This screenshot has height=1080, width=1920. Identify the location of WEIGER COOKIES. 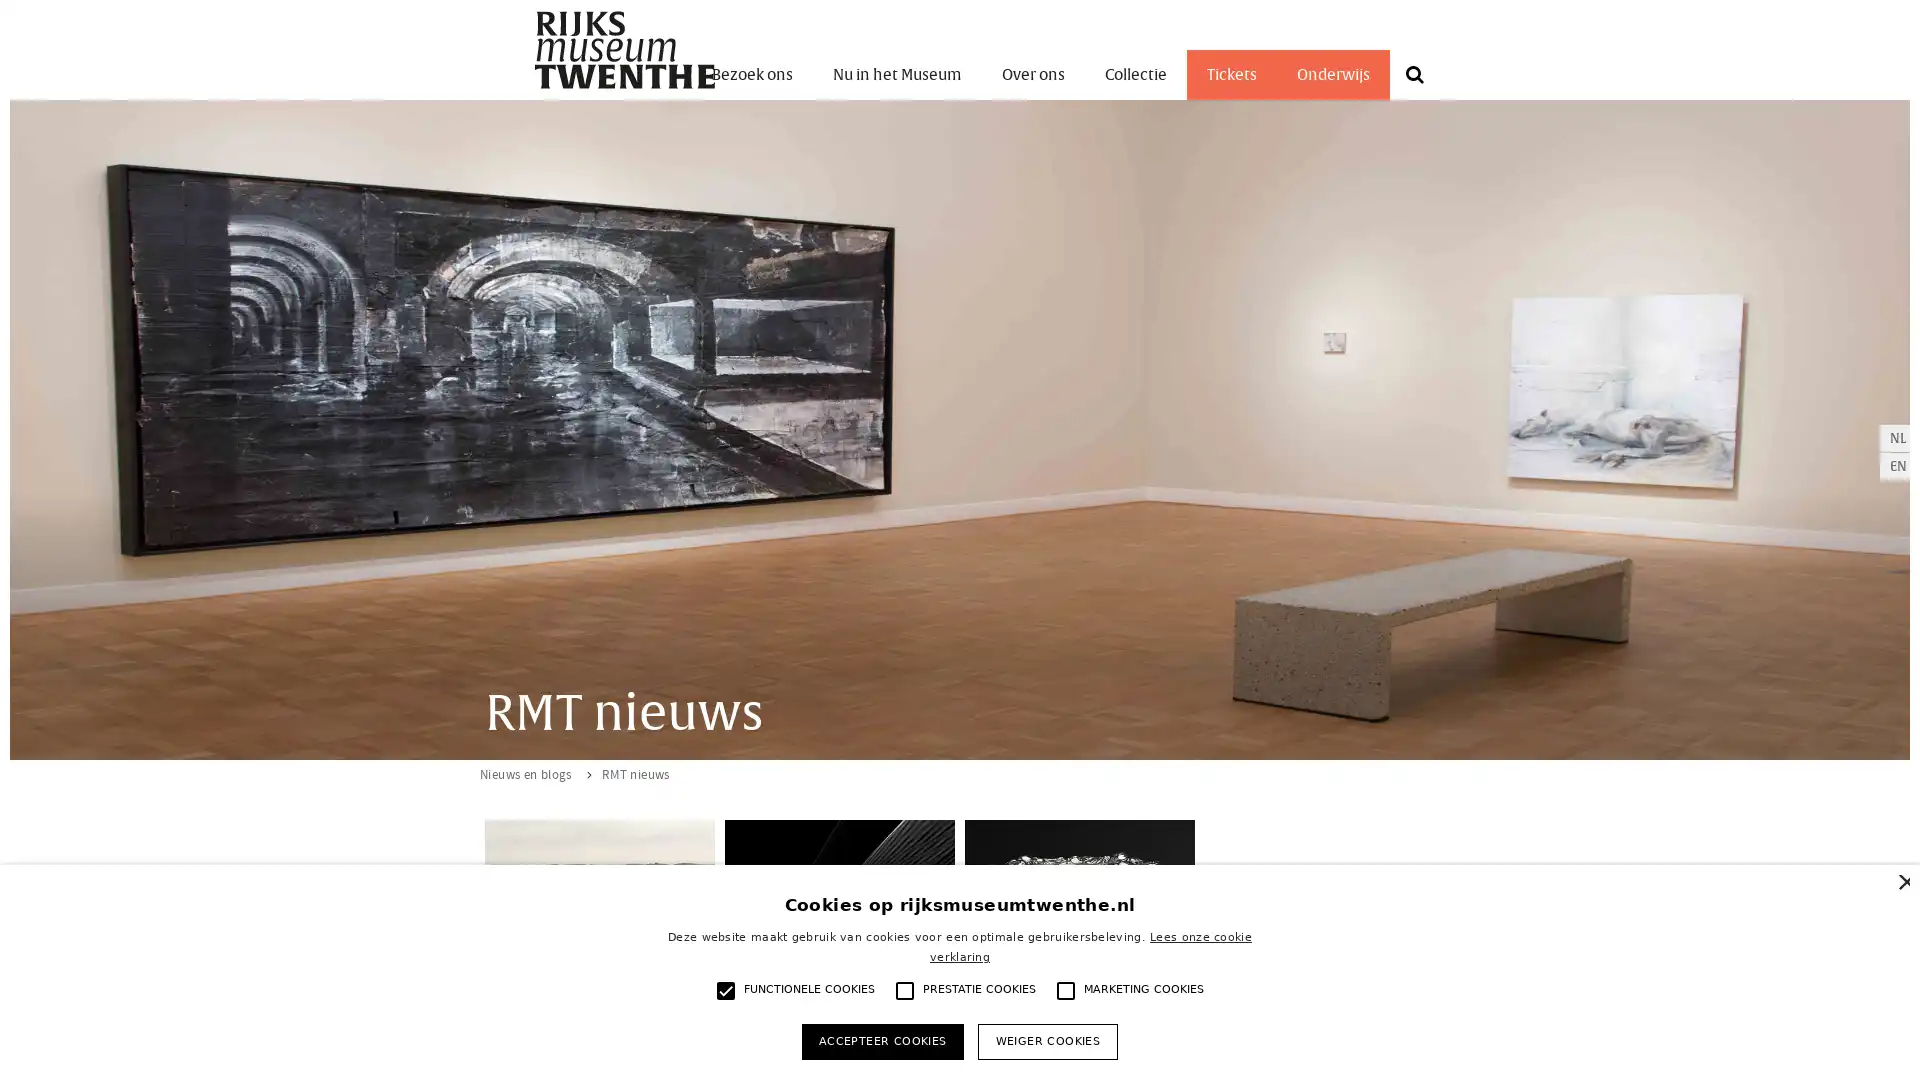
(1046, 1040).